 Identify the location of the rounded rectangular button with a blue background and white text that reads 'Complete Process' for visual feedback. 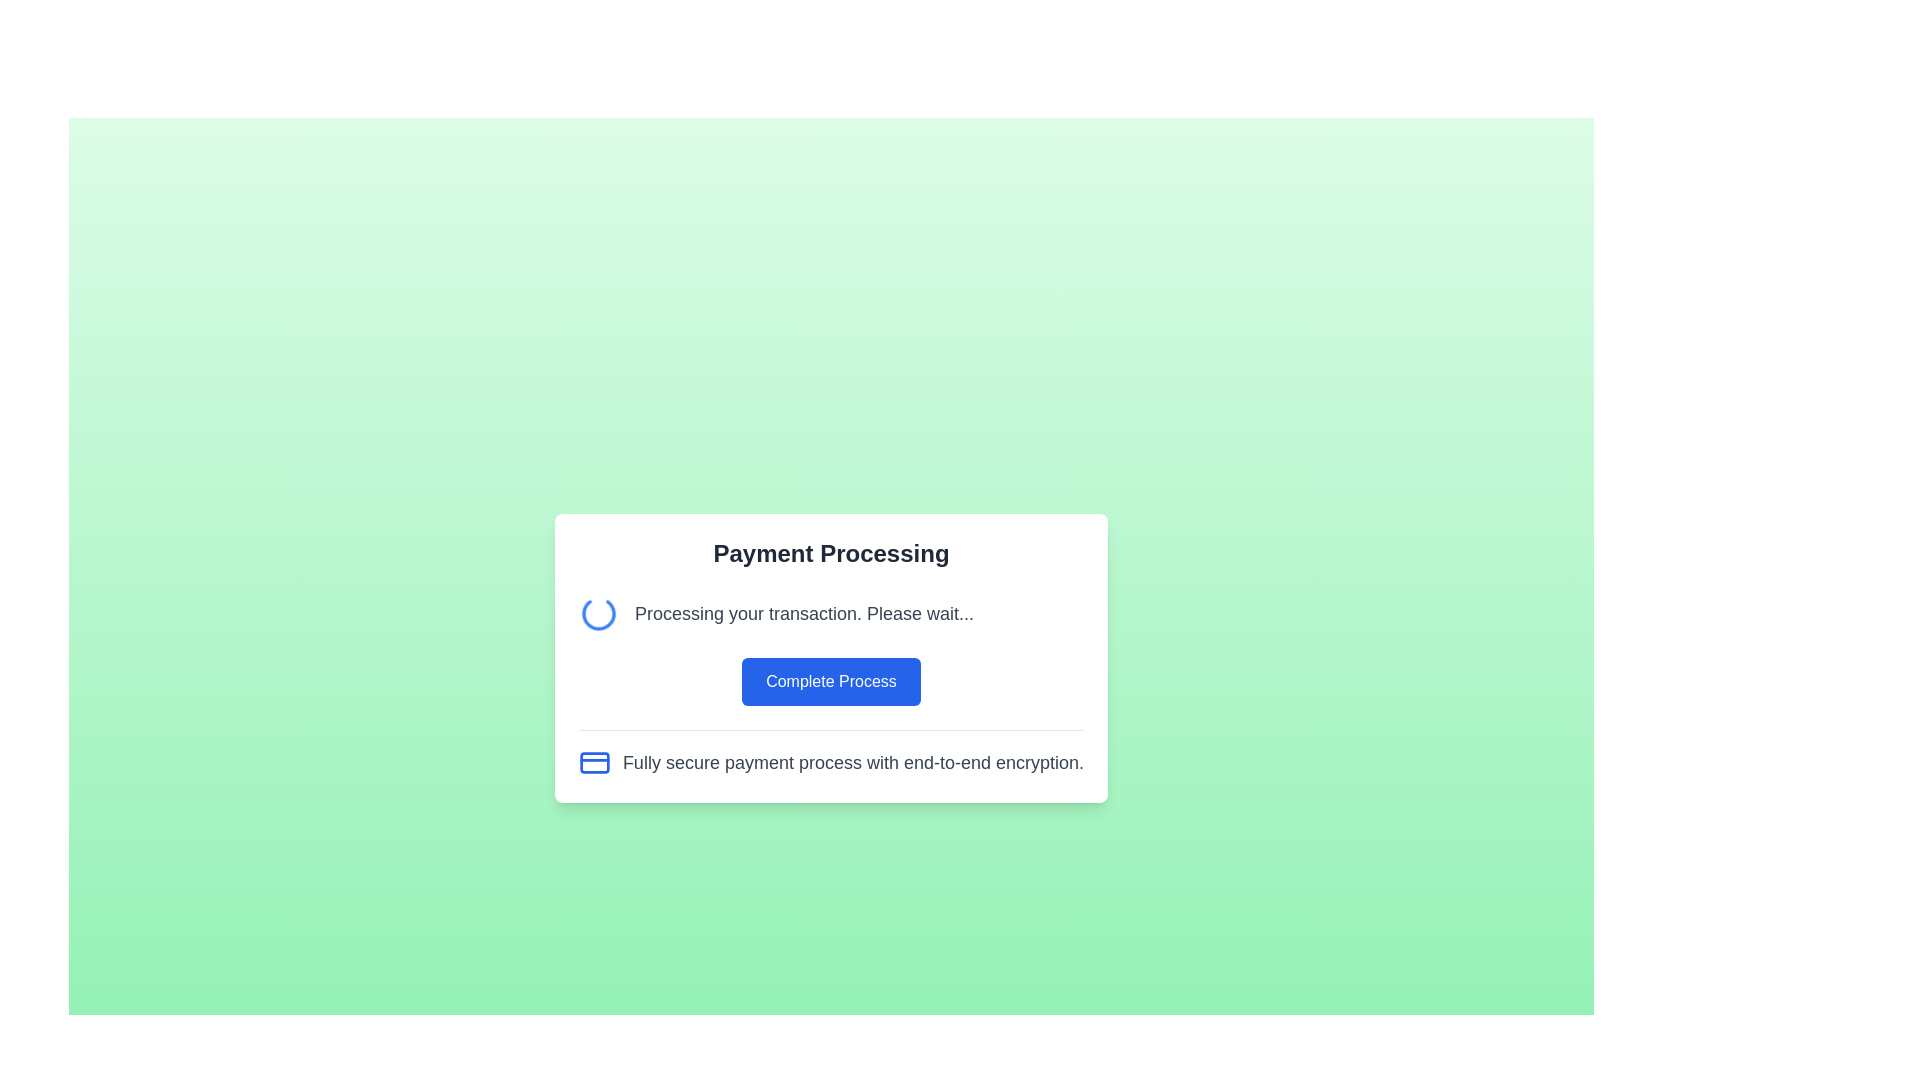
(831, 680).